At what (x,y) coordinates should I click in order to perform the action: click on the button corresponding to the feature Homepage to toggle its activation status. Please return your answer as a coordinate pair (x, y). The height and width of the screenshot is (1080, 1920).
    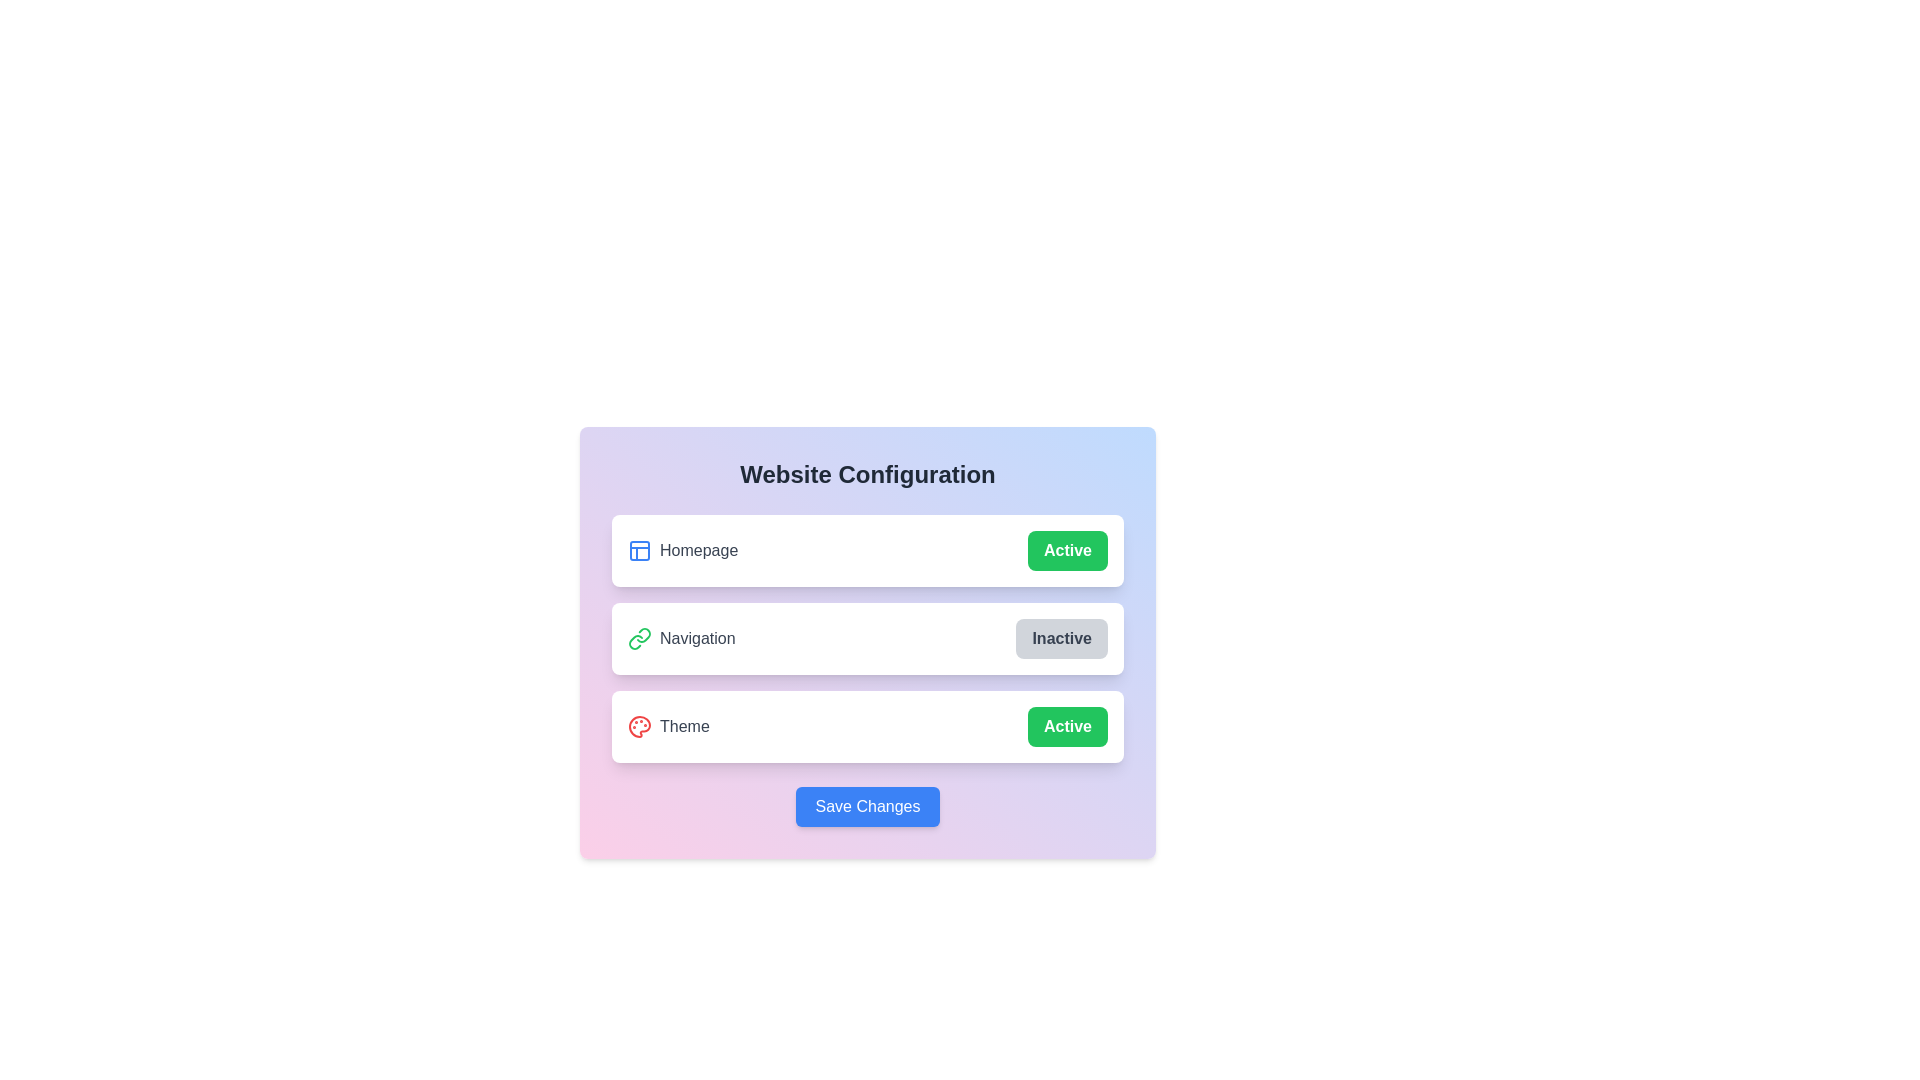
    Looking at the image, I should click on (1066, 551).